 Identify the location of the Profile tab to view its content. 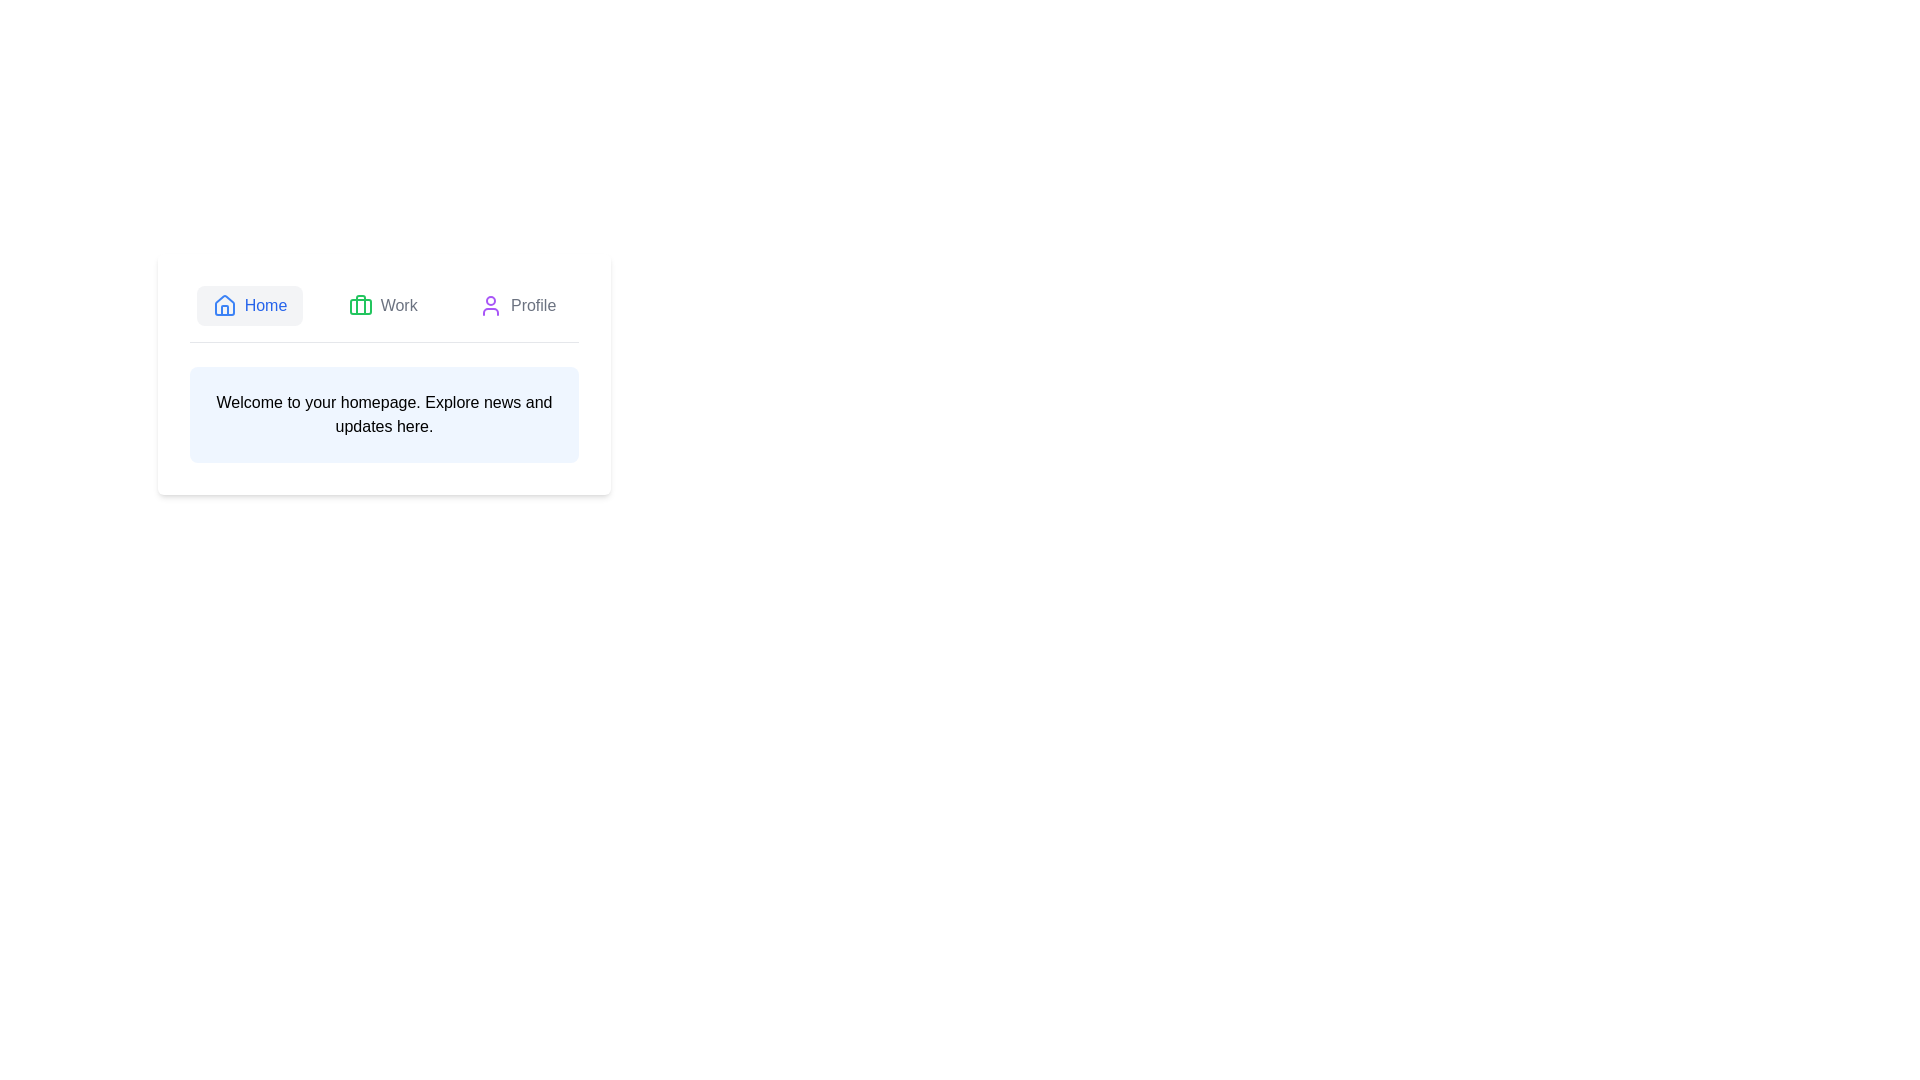
(517, 305).